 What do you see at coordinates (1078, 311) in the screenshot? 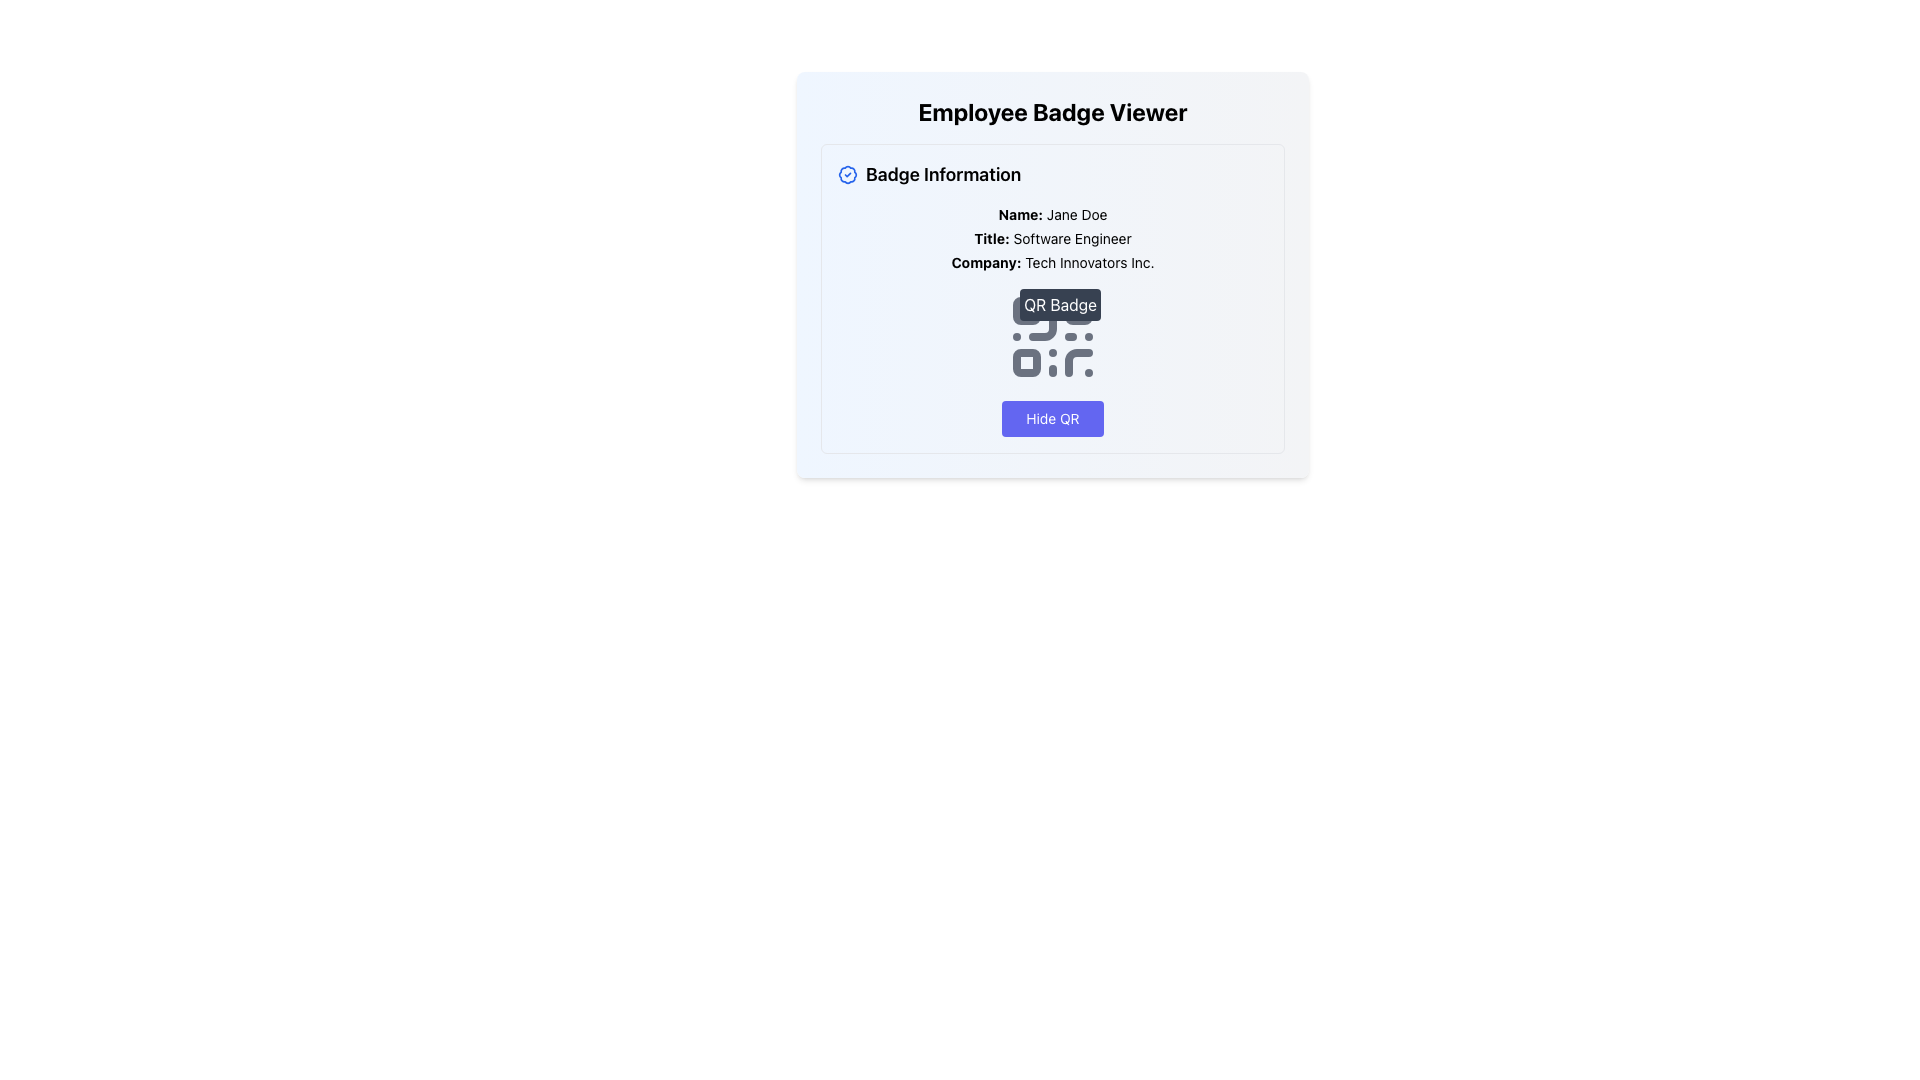
I see `the small square with rounded corners located in the upper right corner of the QR code` at bounding box center [1078, 311].